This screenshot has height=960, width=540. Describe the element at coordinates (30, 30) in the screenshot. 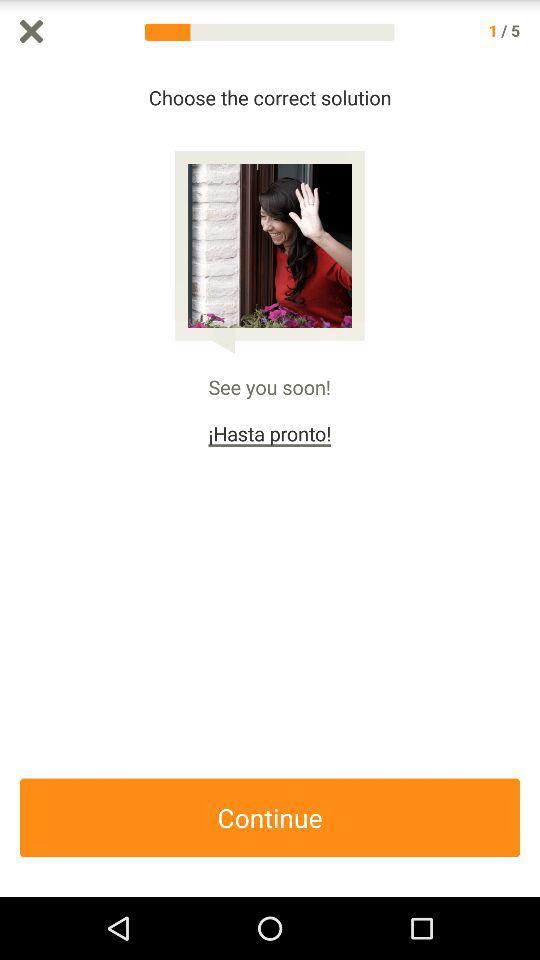

I see `exit` at that location.